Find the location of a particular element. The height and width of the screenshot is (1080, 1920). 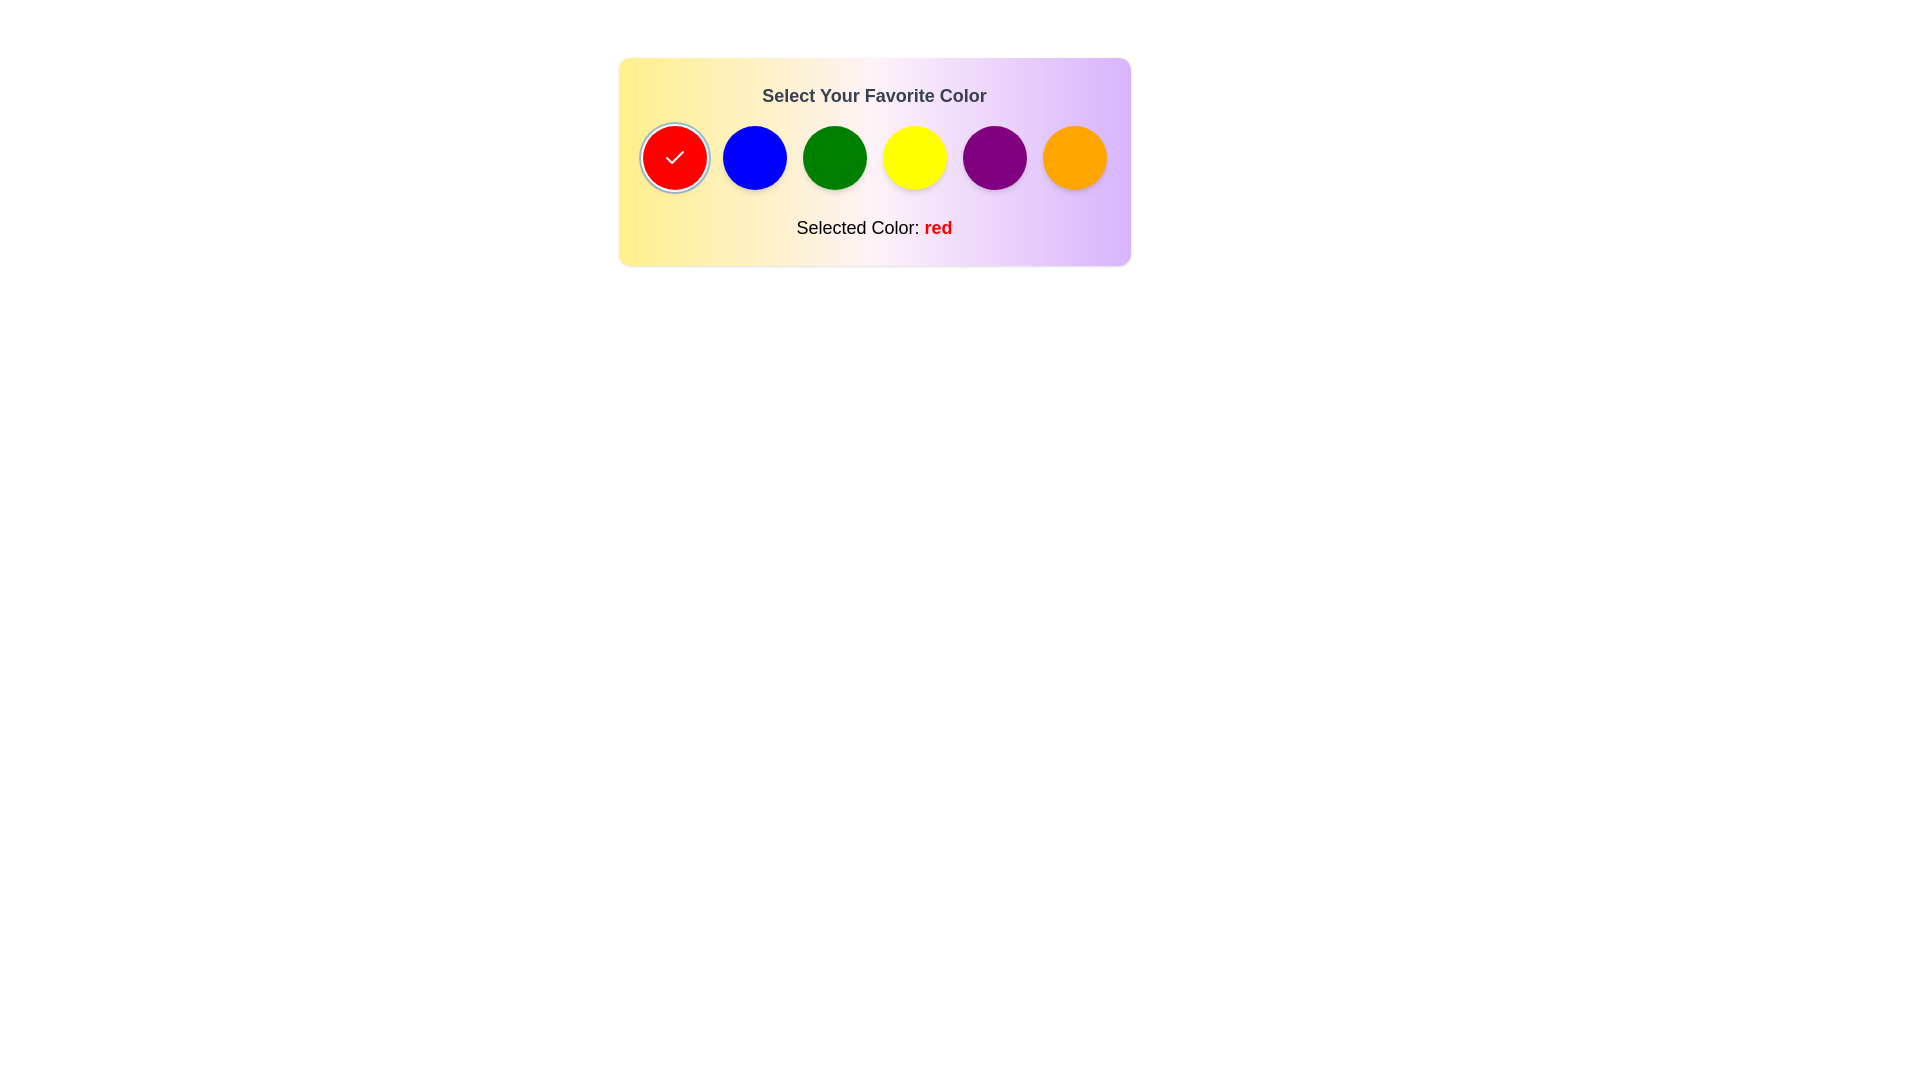

the color yellow from the palette is located at coordinates (913, 157).